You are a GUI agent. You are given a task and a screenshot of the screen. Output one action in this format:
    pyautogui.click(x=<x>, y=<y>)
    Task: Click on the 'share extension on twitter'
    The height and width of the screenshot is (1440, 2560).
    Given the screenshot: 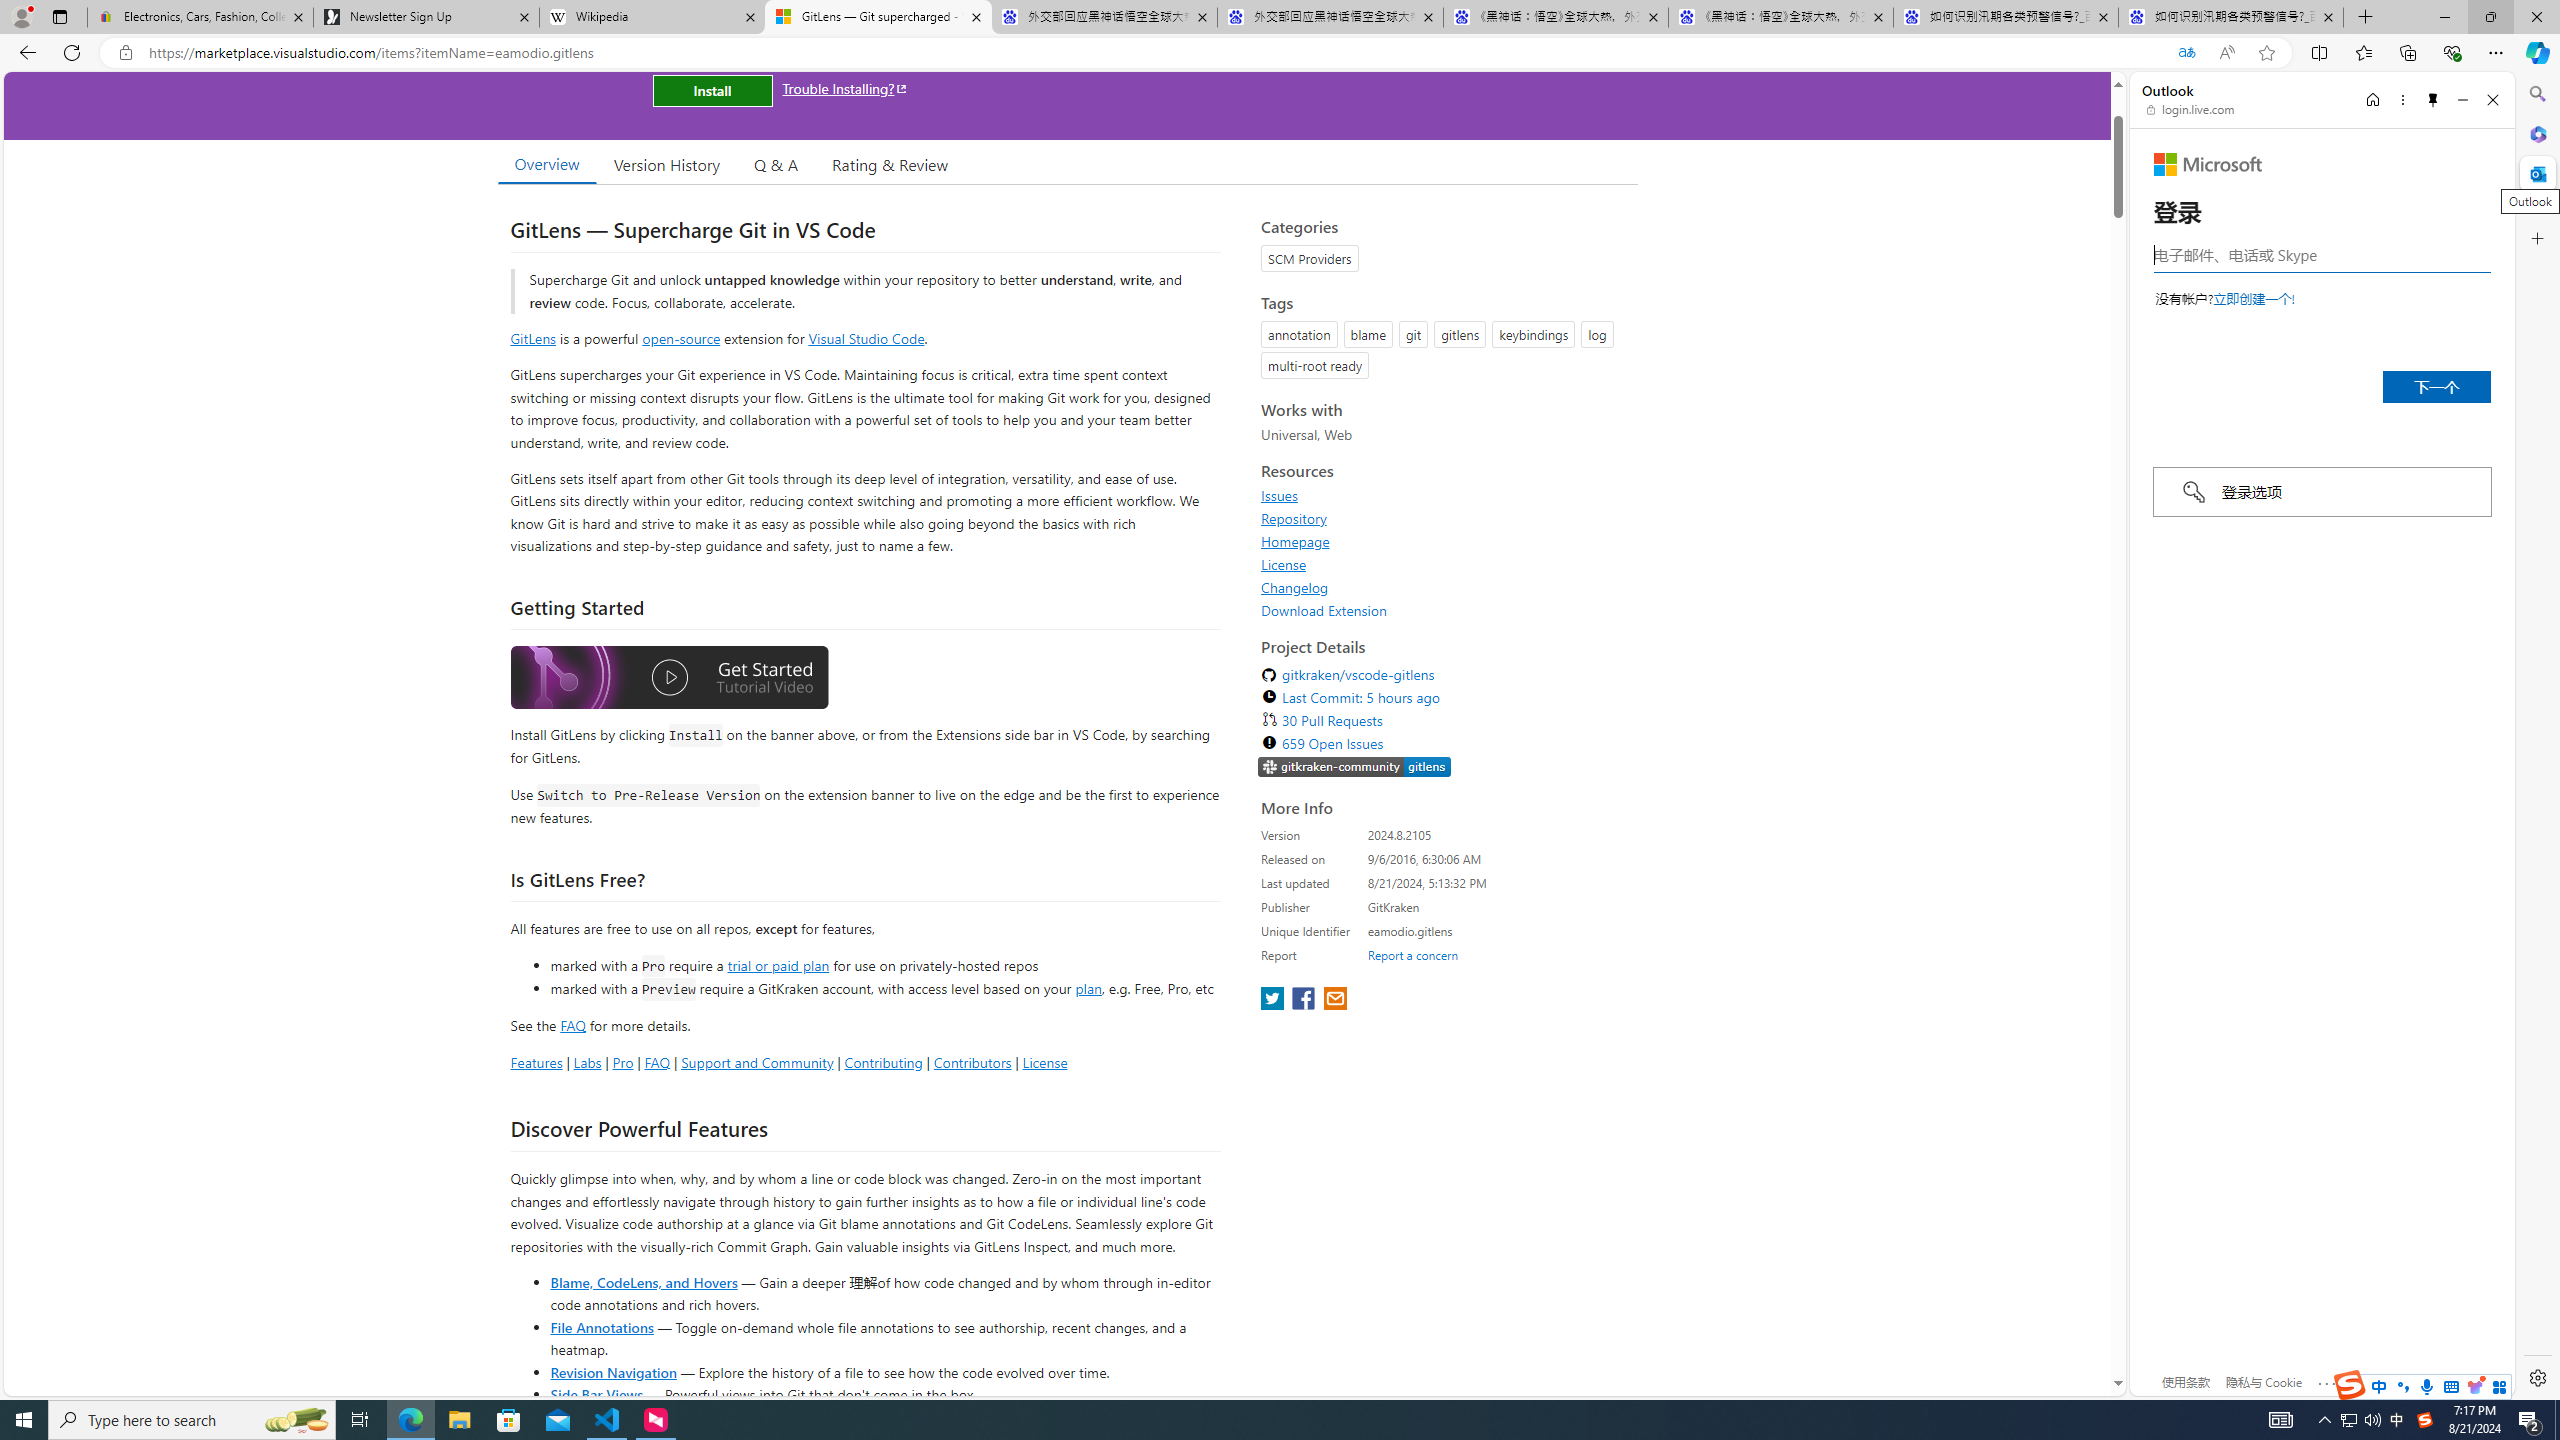 What is the action you would take?
    pyautogui.click(x=1273, y=999)
    